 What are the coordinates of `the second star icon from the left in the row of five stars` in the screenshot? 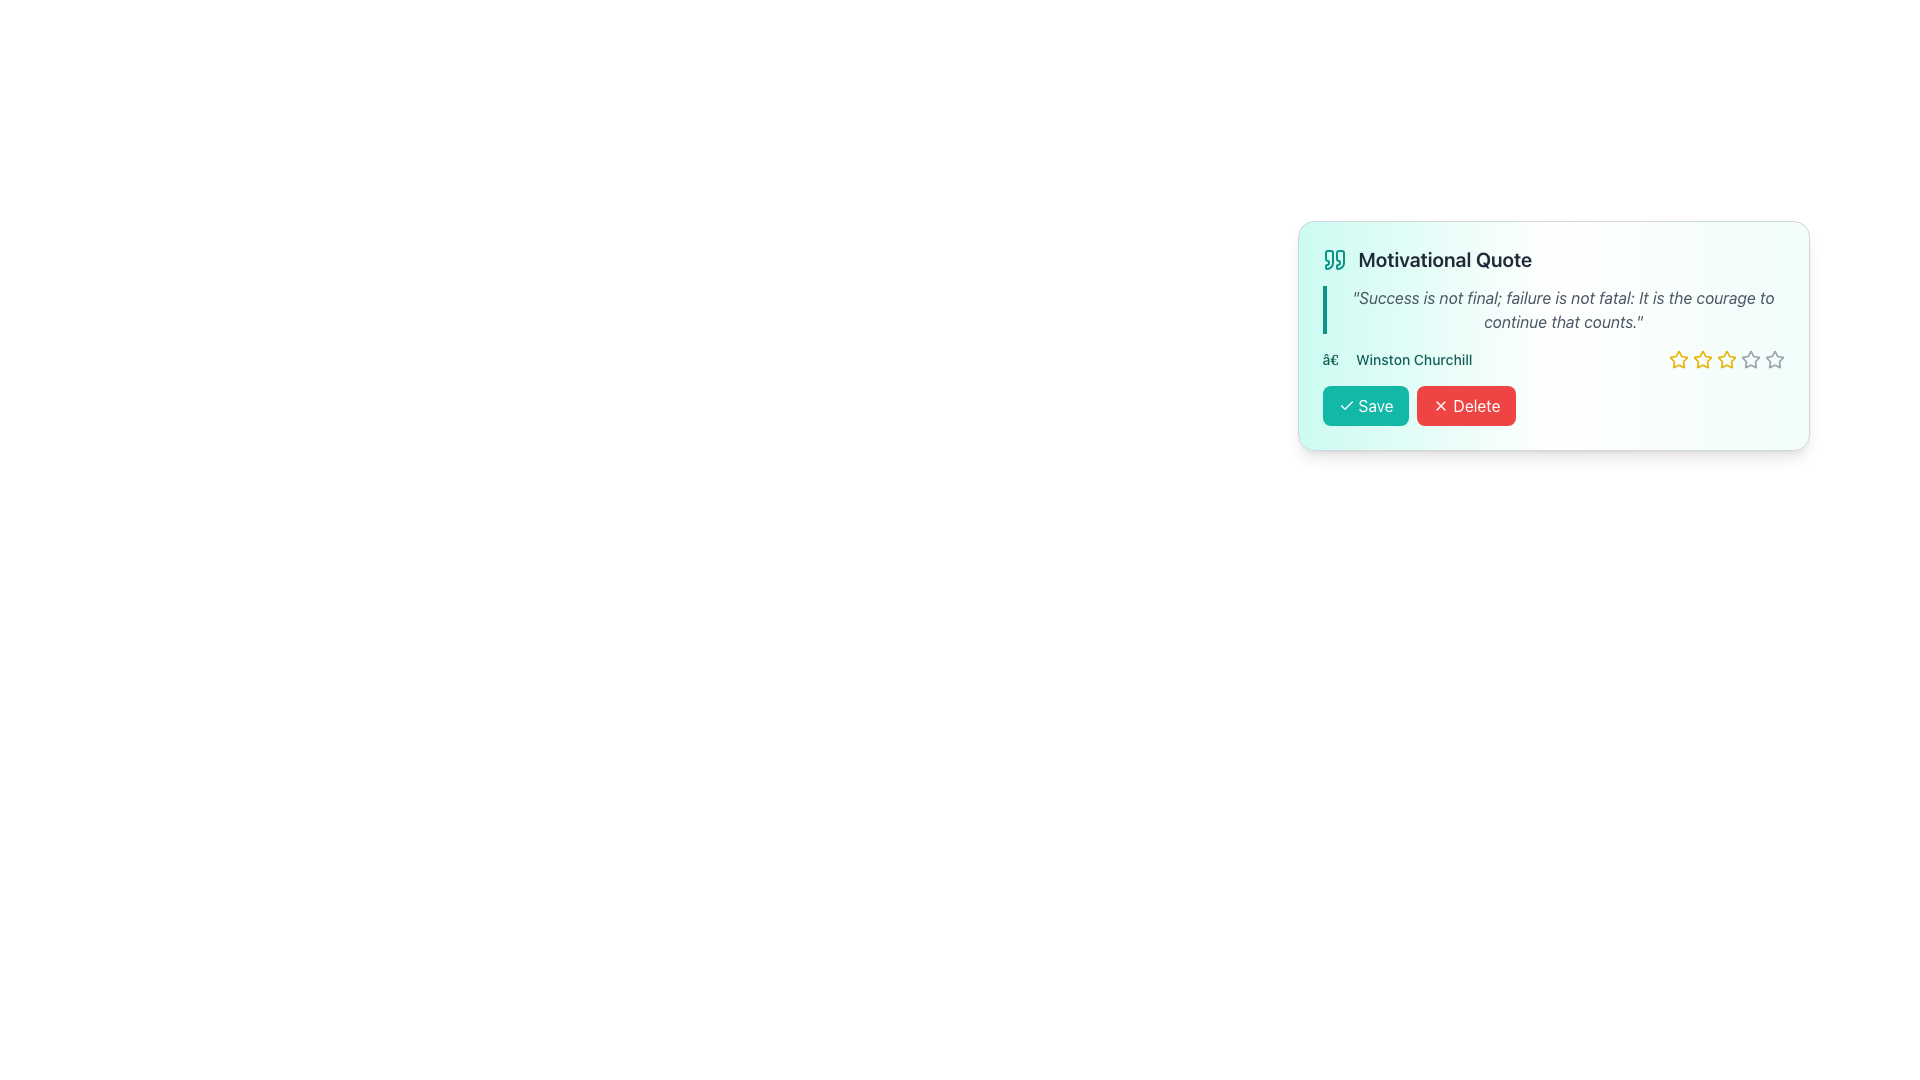 It's located at (1725, 358).